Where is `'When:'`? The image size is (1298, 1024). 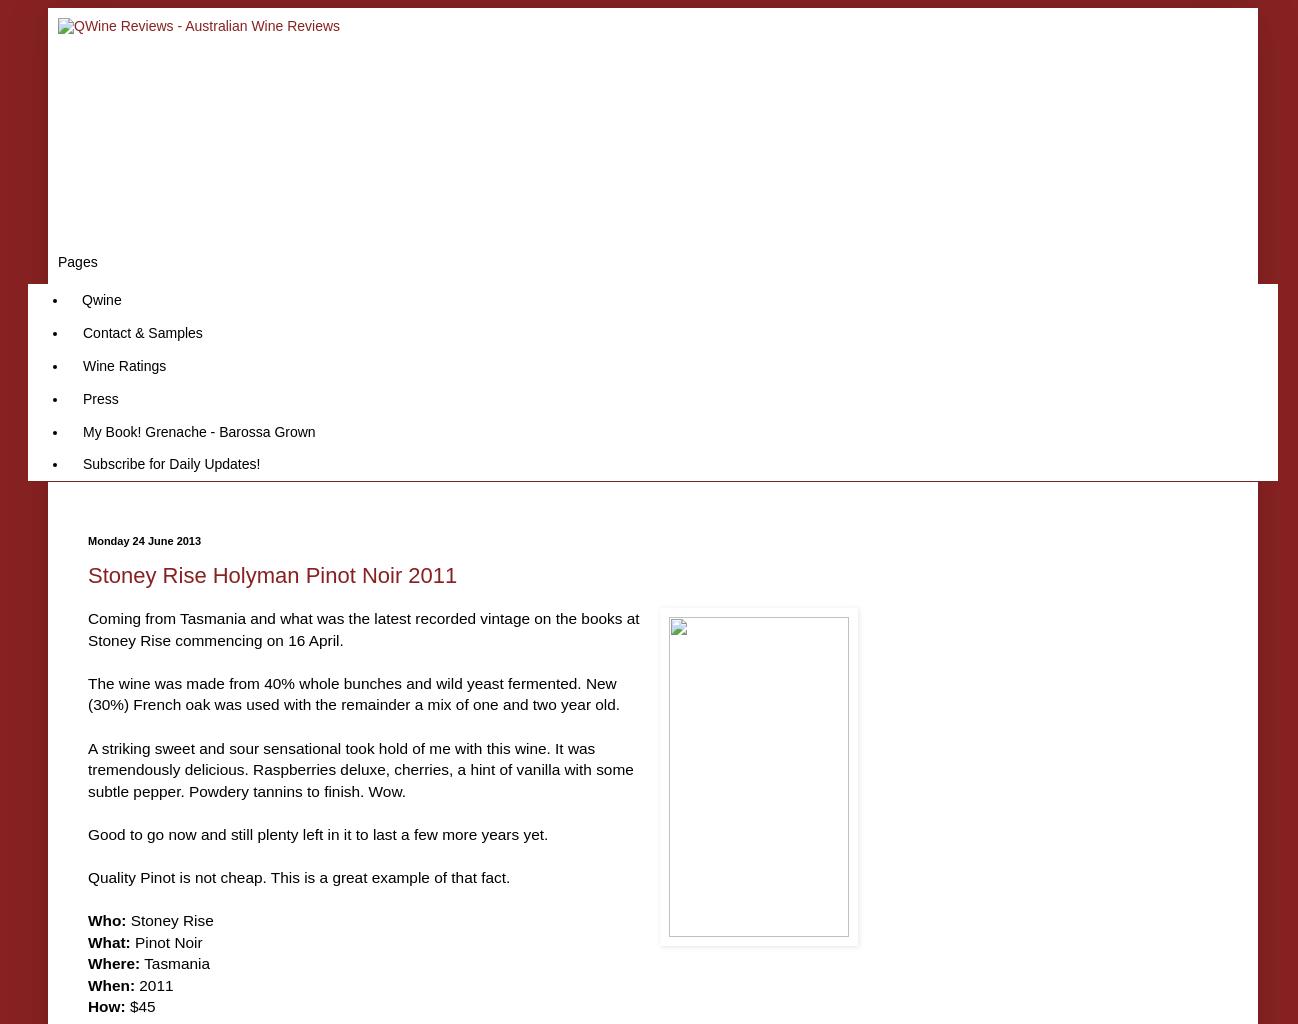 'When:' is located at coordinates (111, 983).